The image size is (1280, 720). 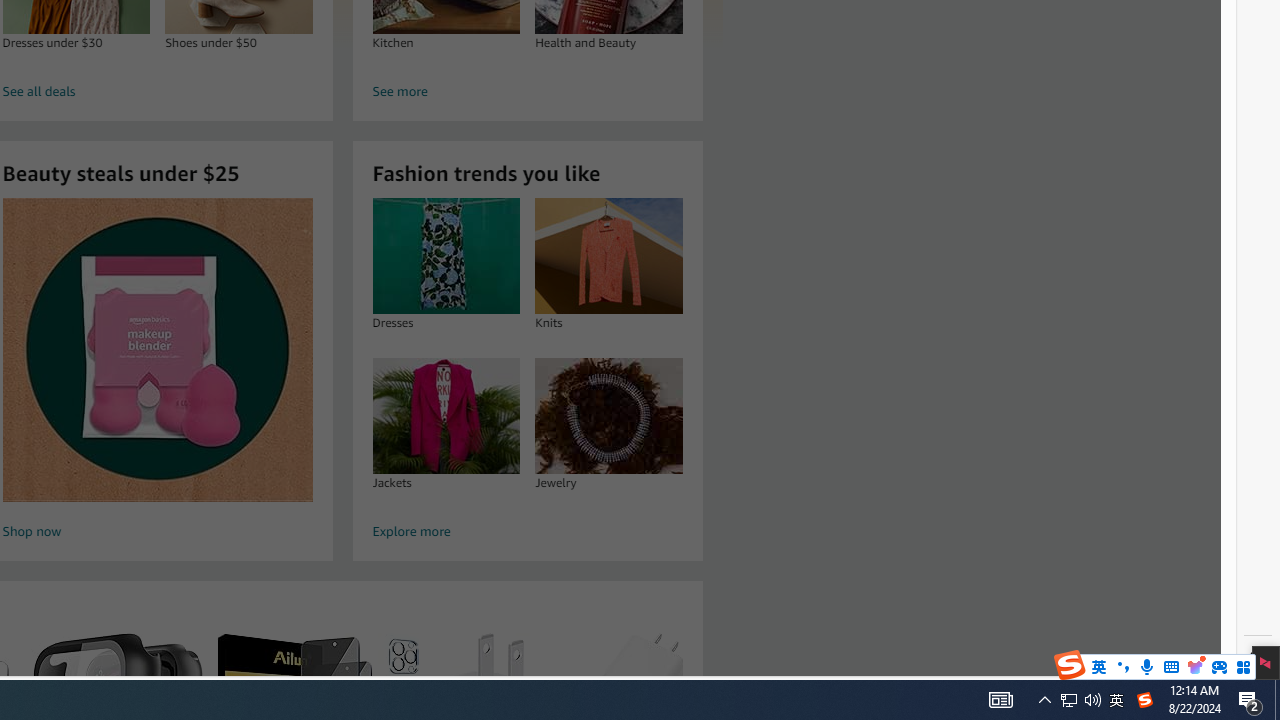 What do you see at coordinates (445, 255) in the screenshot?
I see `'Dresses'` at bounding box center [445, 255].